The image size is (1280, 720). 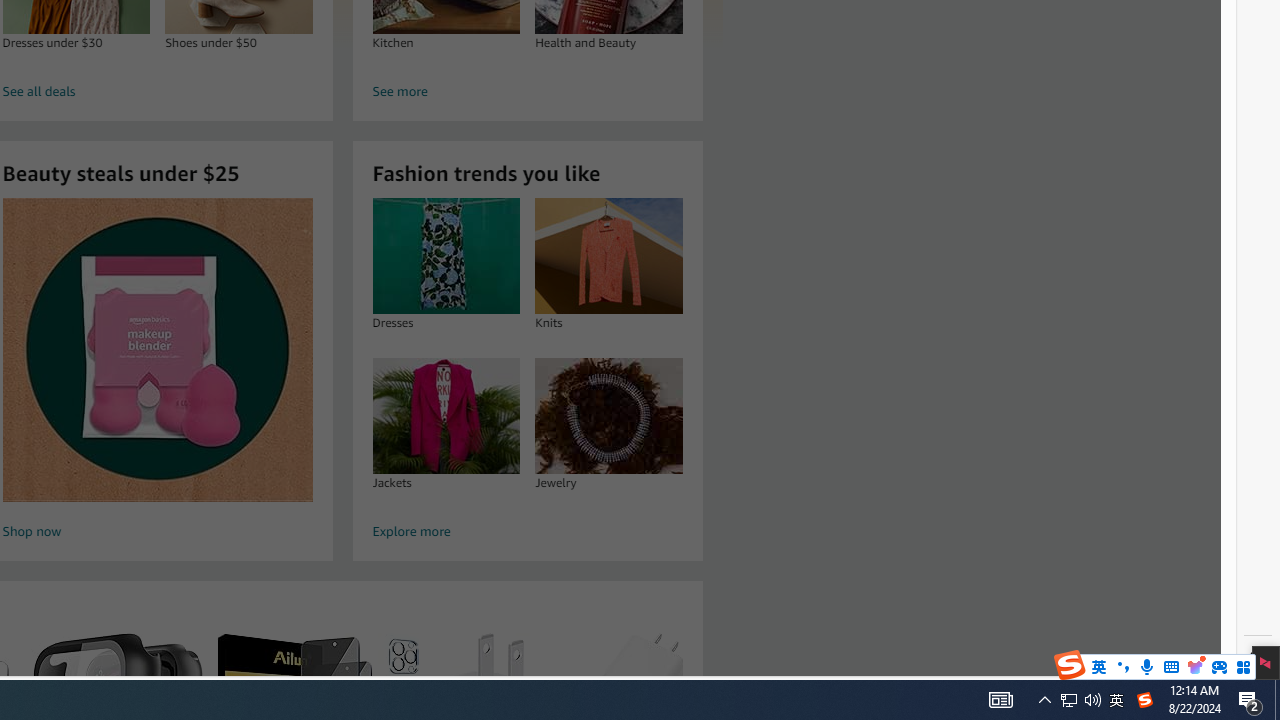 What do you see at coordinates (445, 255) in the screenshot?
I see `'Dresses'` at bounding box center [445, 255].